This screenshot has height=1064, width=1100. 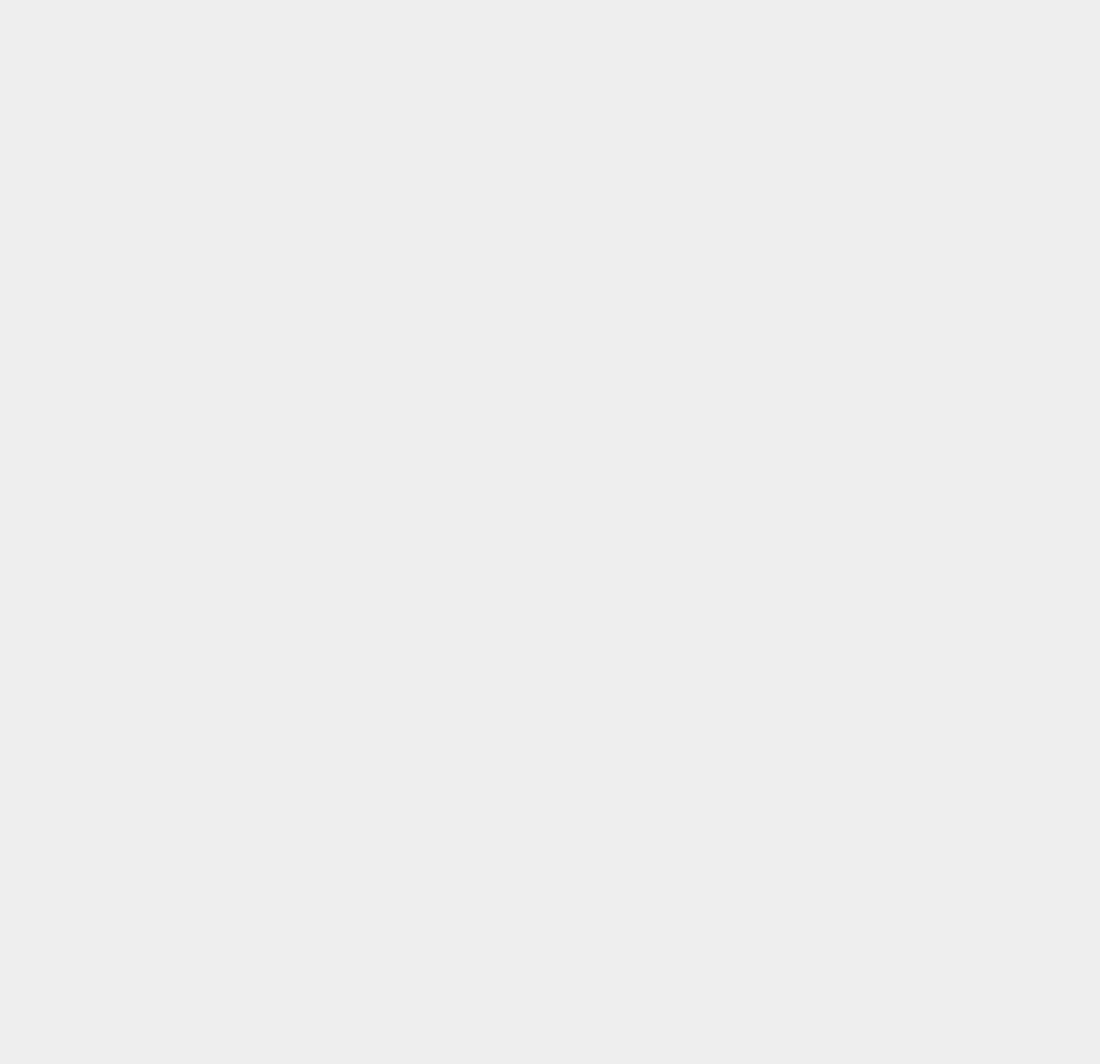 I want to click on 'Galaxy S-Voice', so click(x=824, y=209).